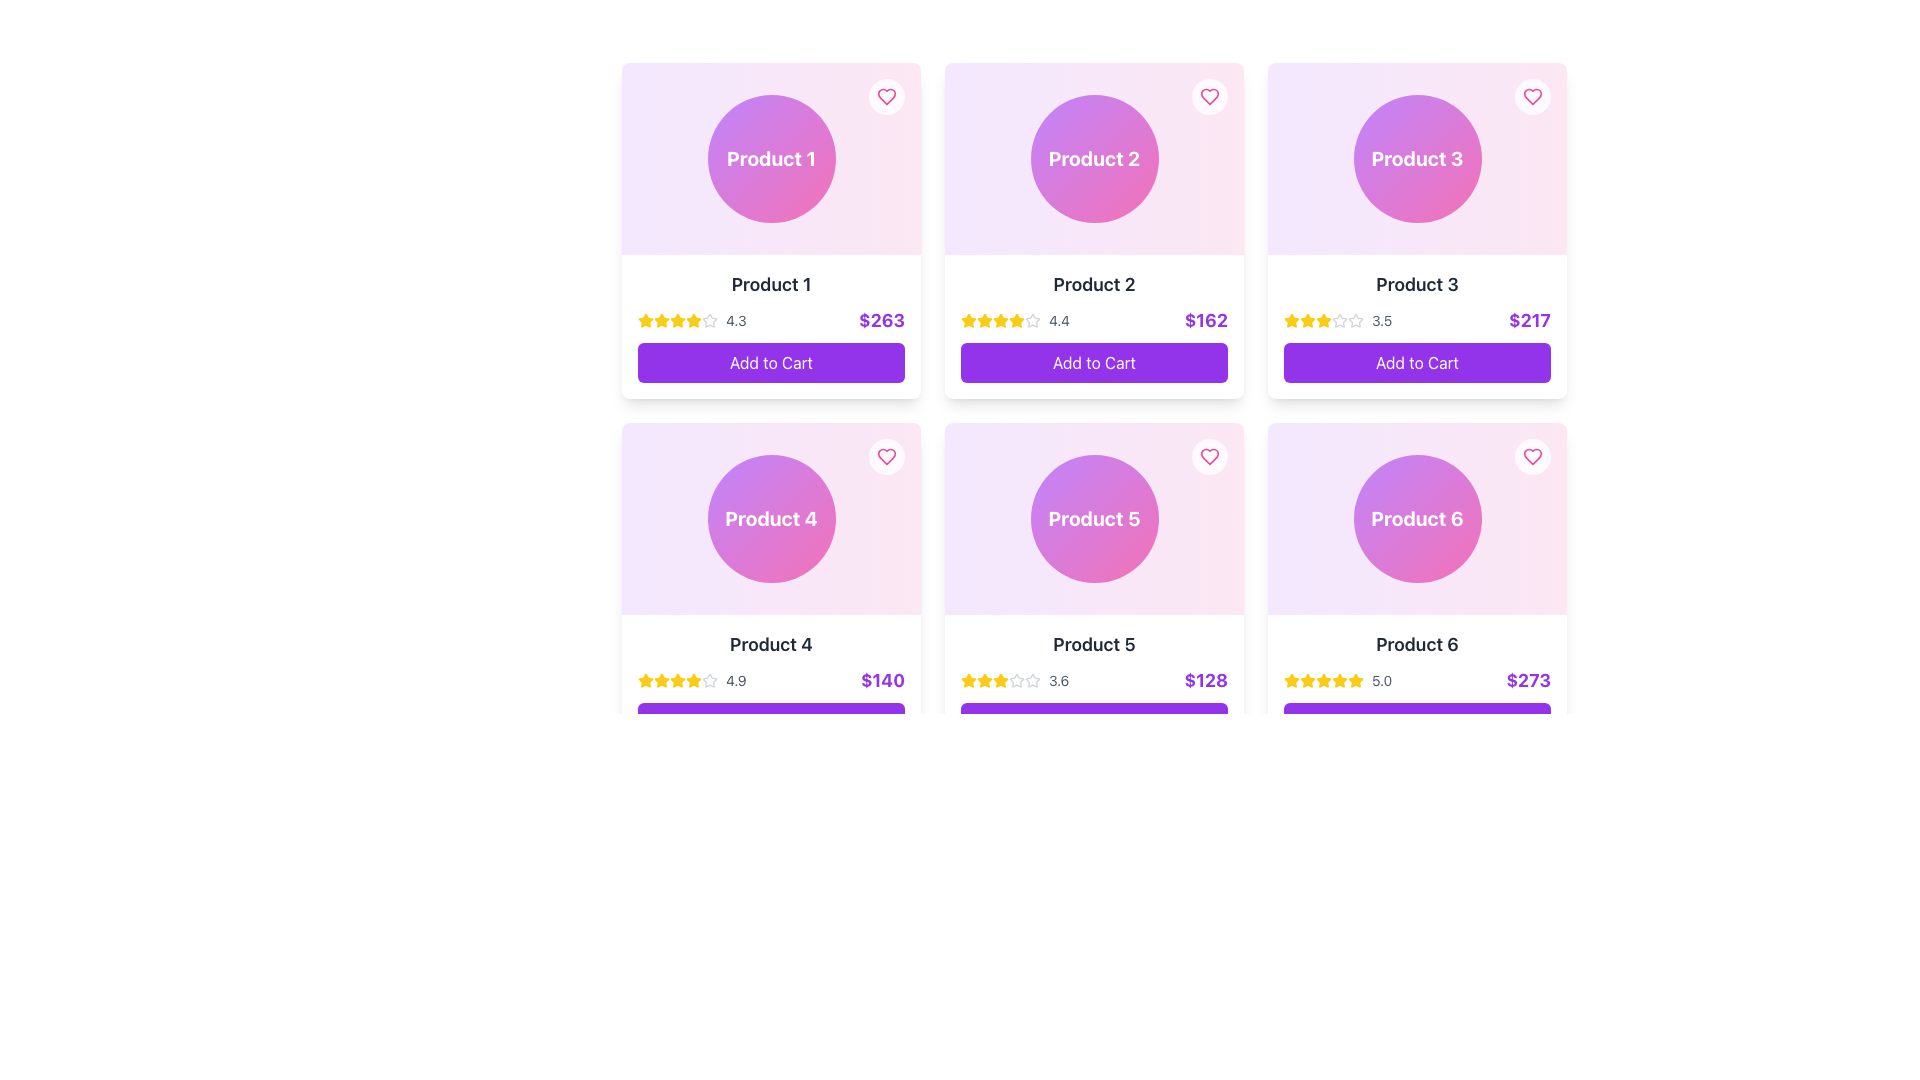  Describe the element at coordinates (735, 680) in the screenshot. I see `the text display showing the rating '4.9', located in the rating row of 'Product 6' card adjacent to the star icons` at that location.